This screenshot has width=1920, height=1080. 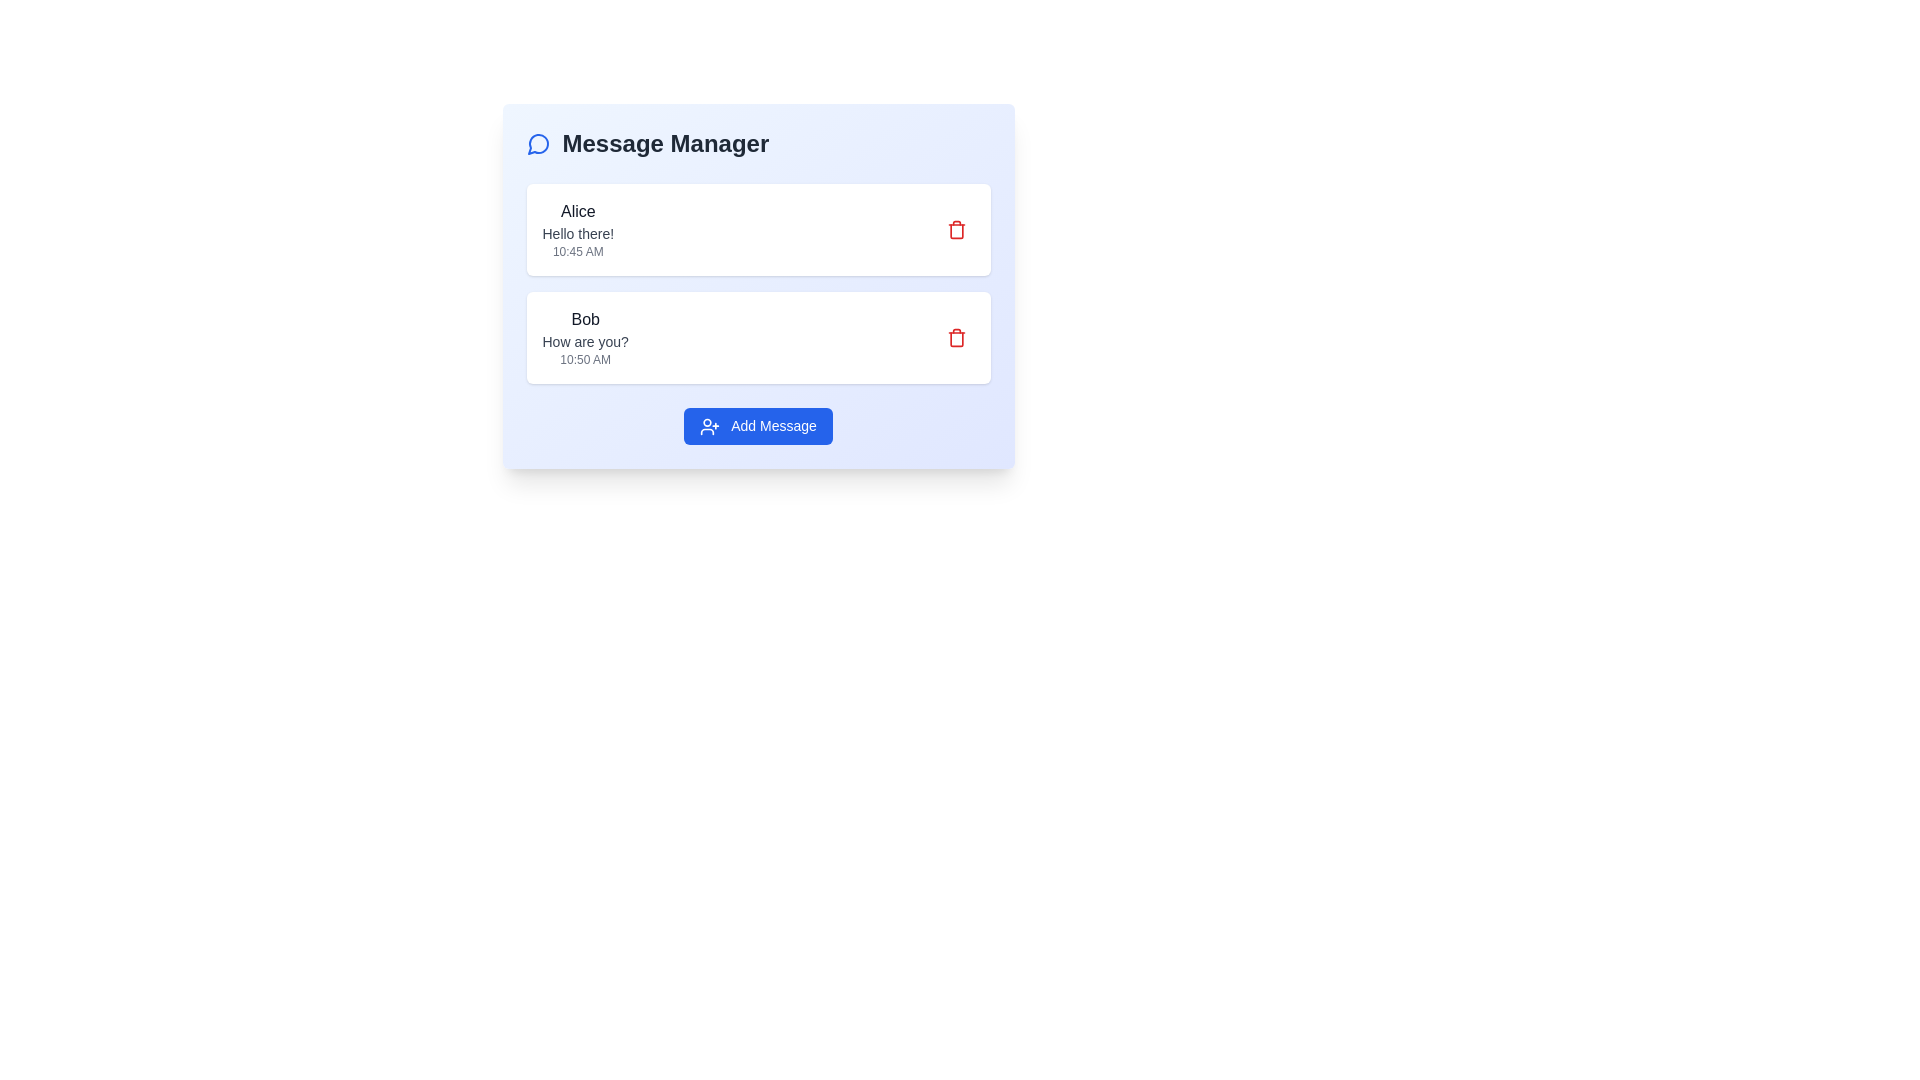 I want to click on the 'Add New Message' button located at the bottom-center of the interface, so click(x=757, y=425).